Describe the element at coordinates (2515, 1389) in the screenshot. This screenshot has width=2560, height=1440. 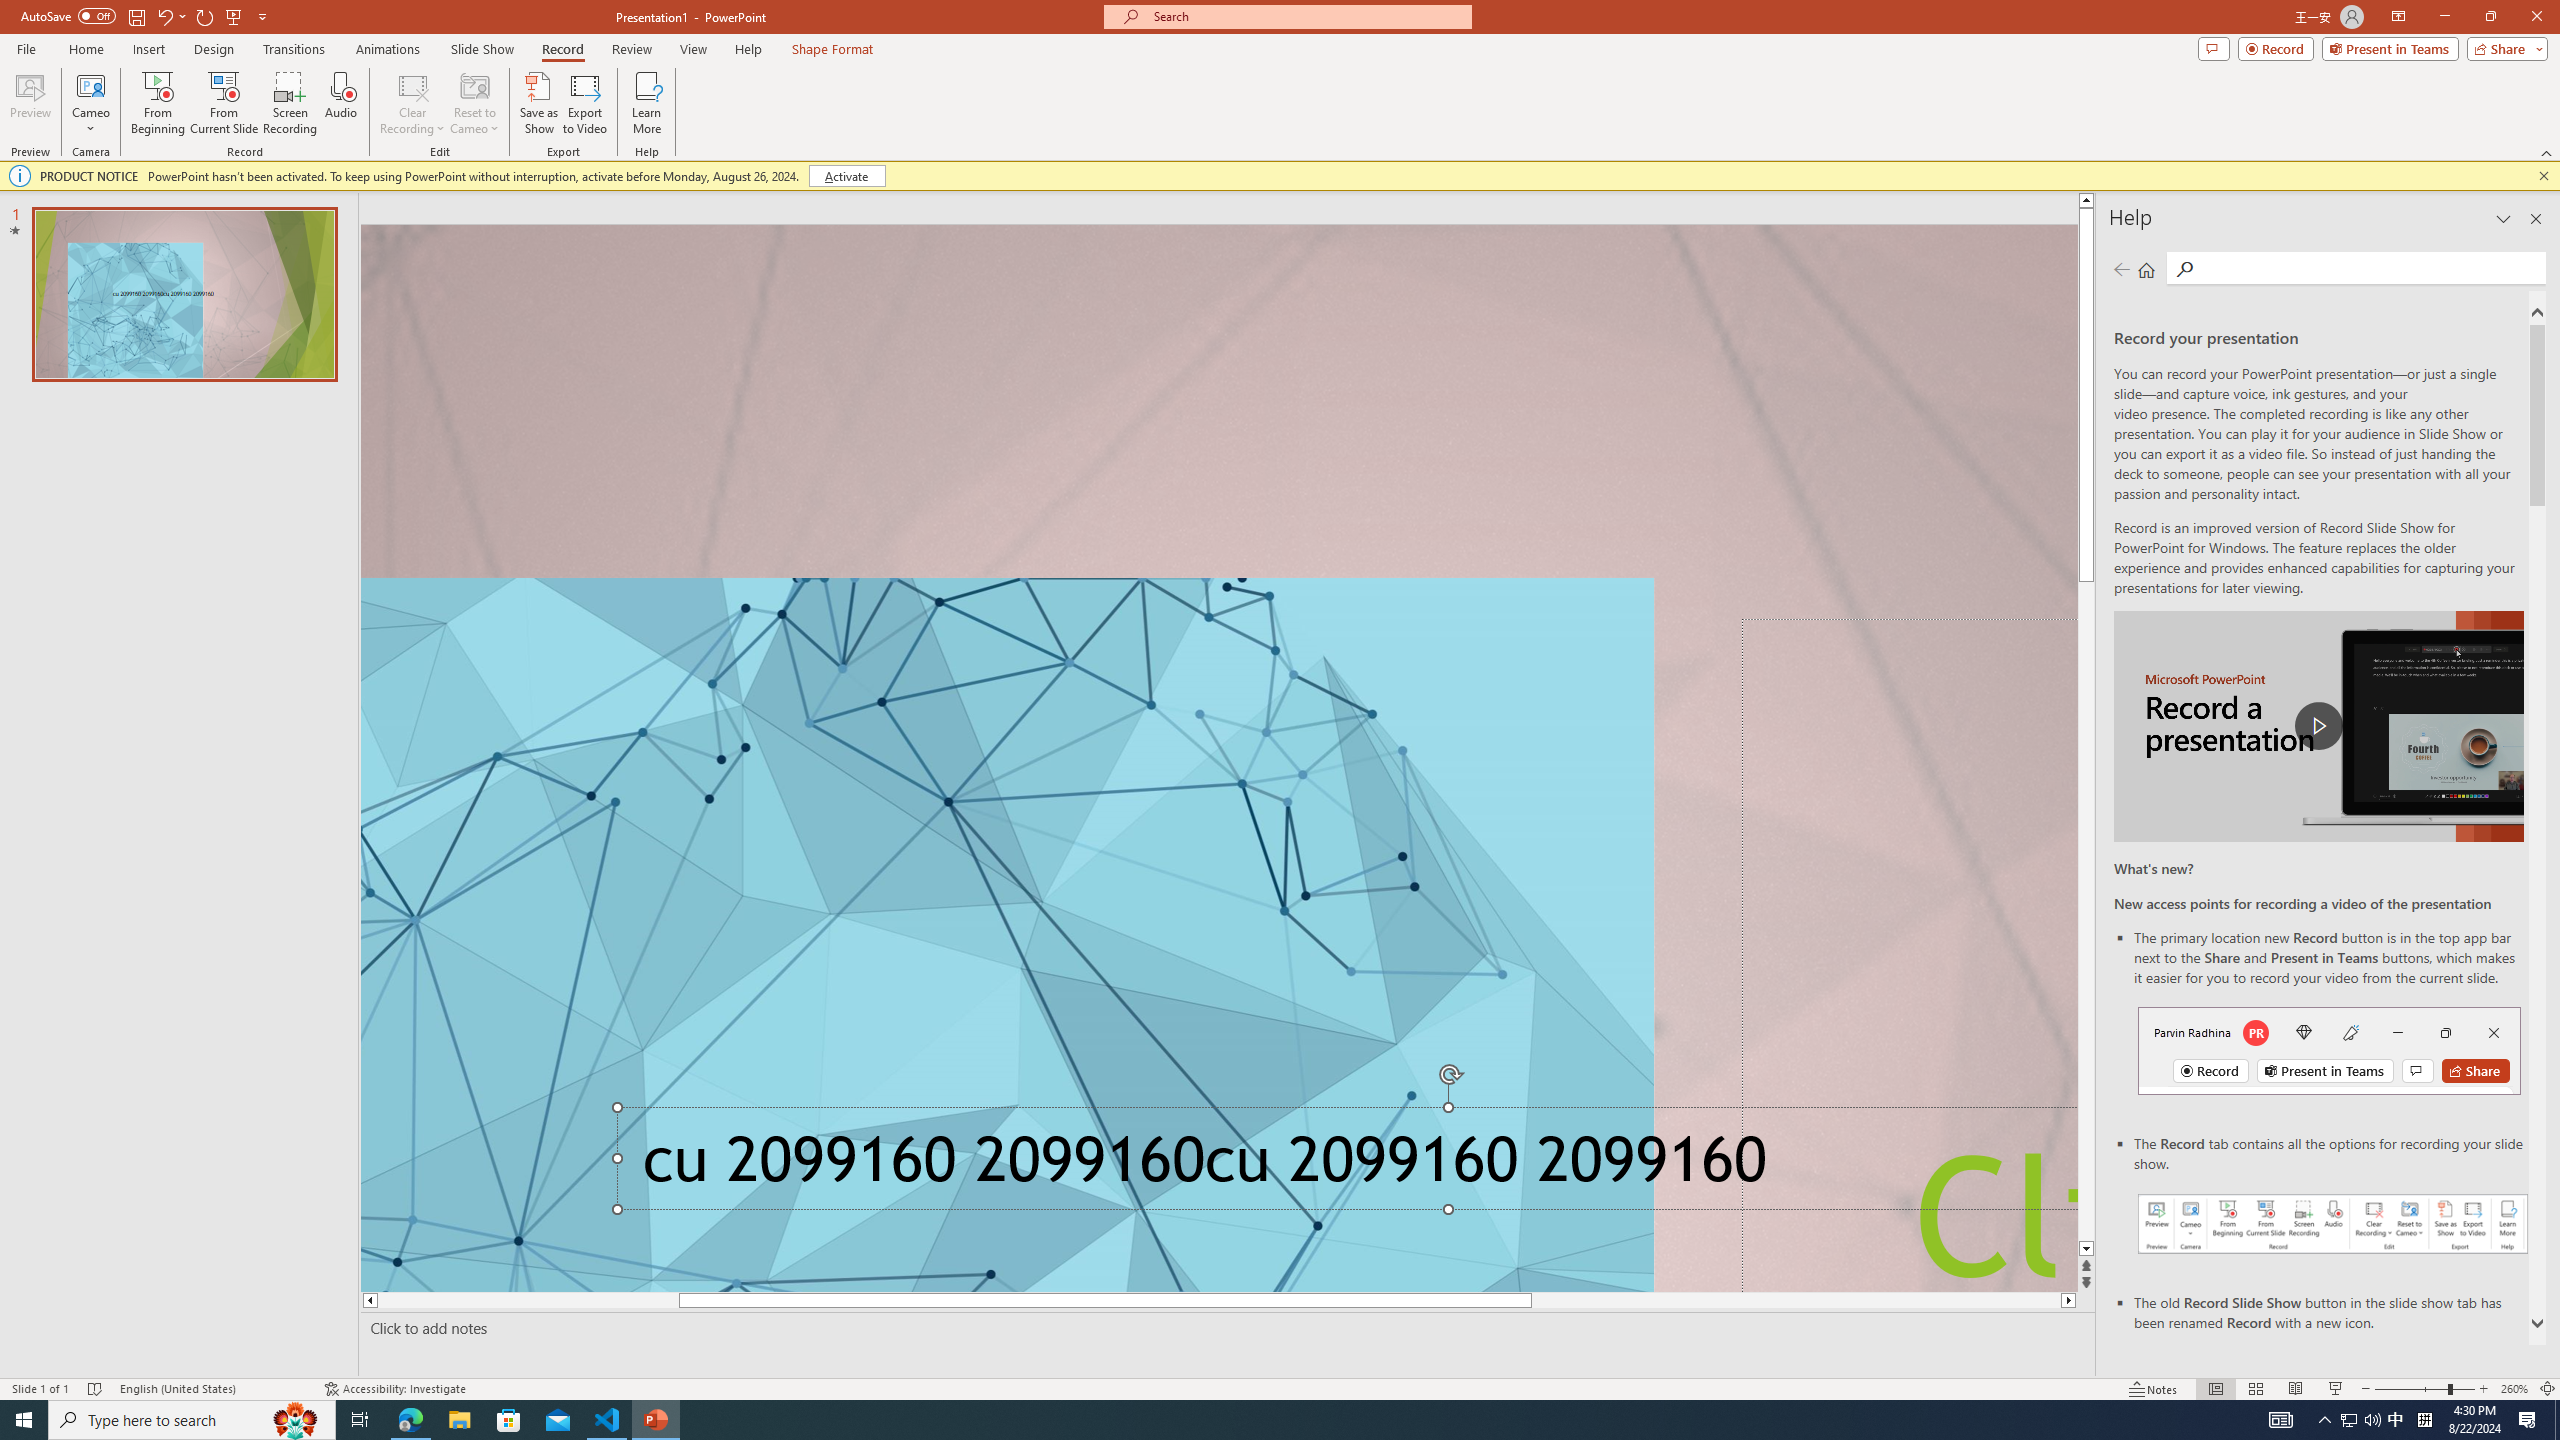
I see `'Zoom 260%'` at that location.